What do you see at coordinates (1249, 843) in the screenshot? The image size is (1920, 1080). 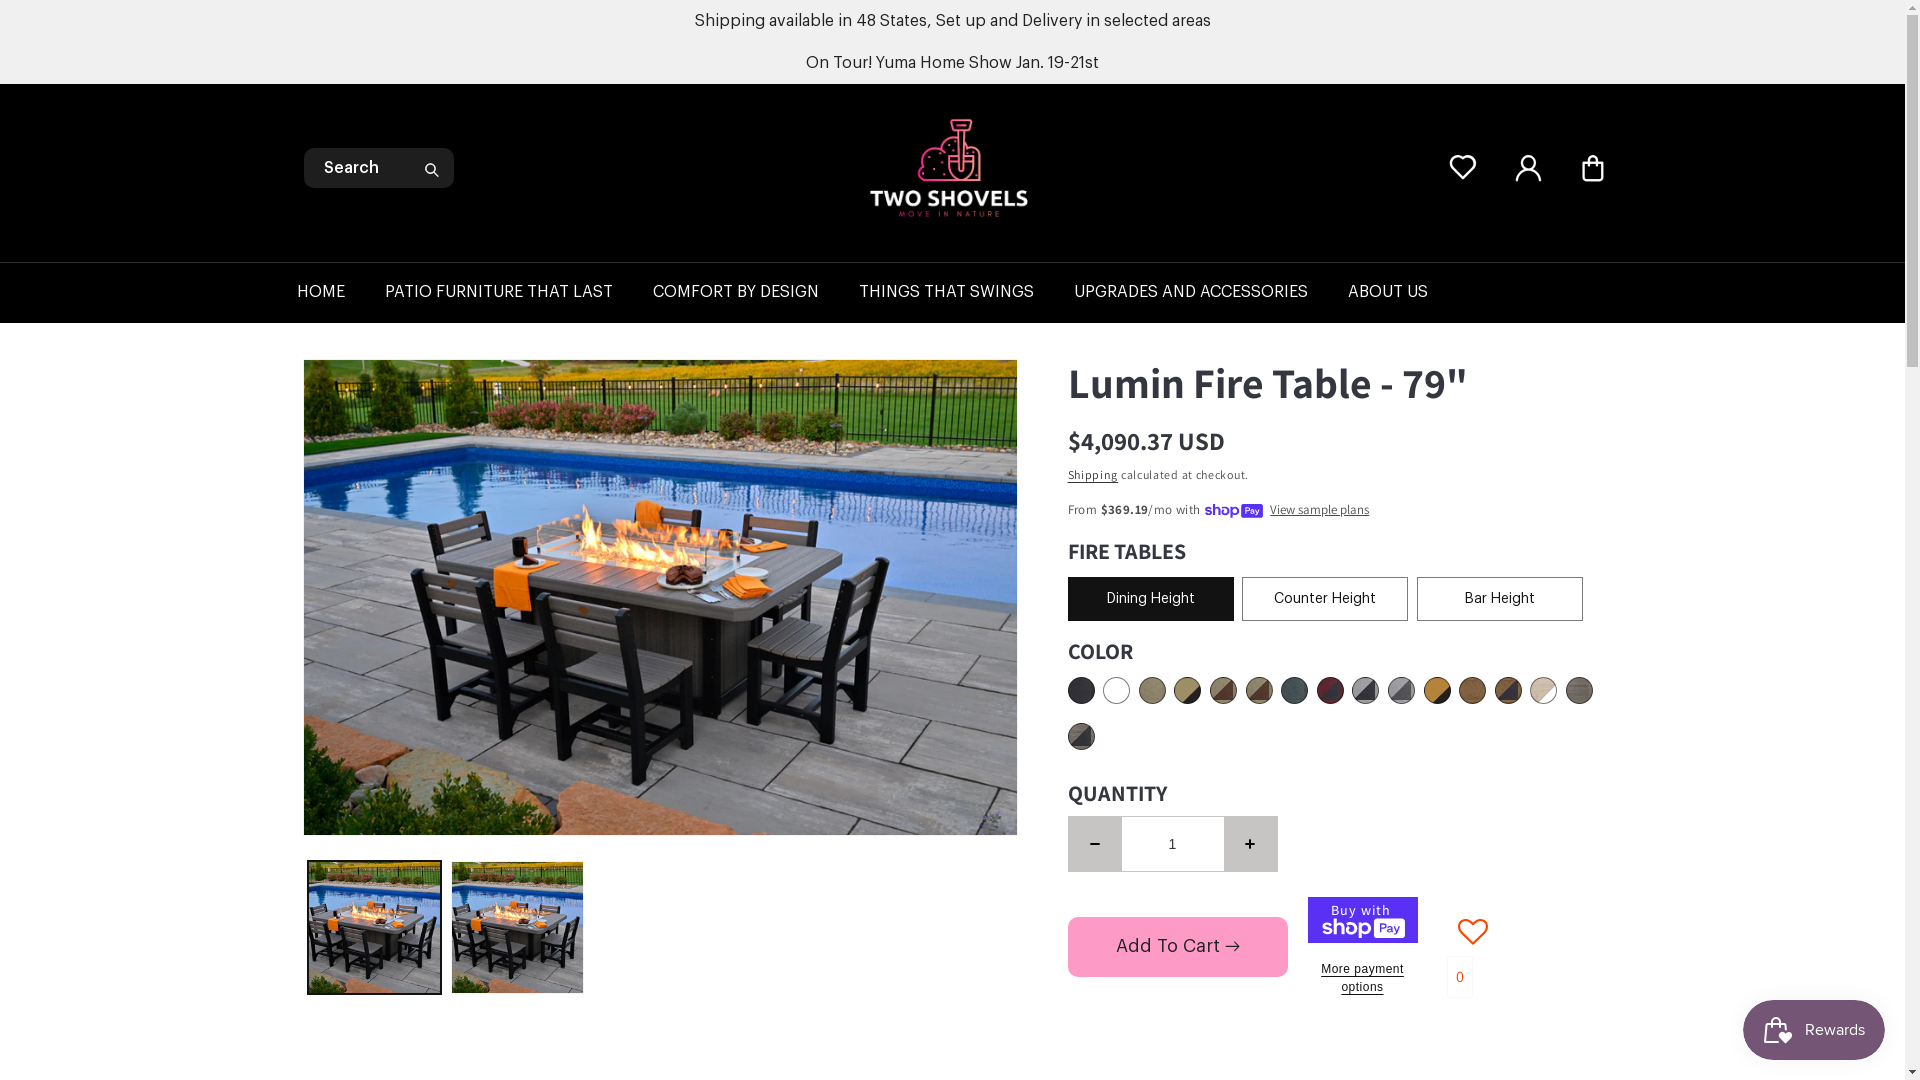 I see `'Increase quantity for Lumin Fire Table - 79&quot;'` at bounding box center [1249, 843].